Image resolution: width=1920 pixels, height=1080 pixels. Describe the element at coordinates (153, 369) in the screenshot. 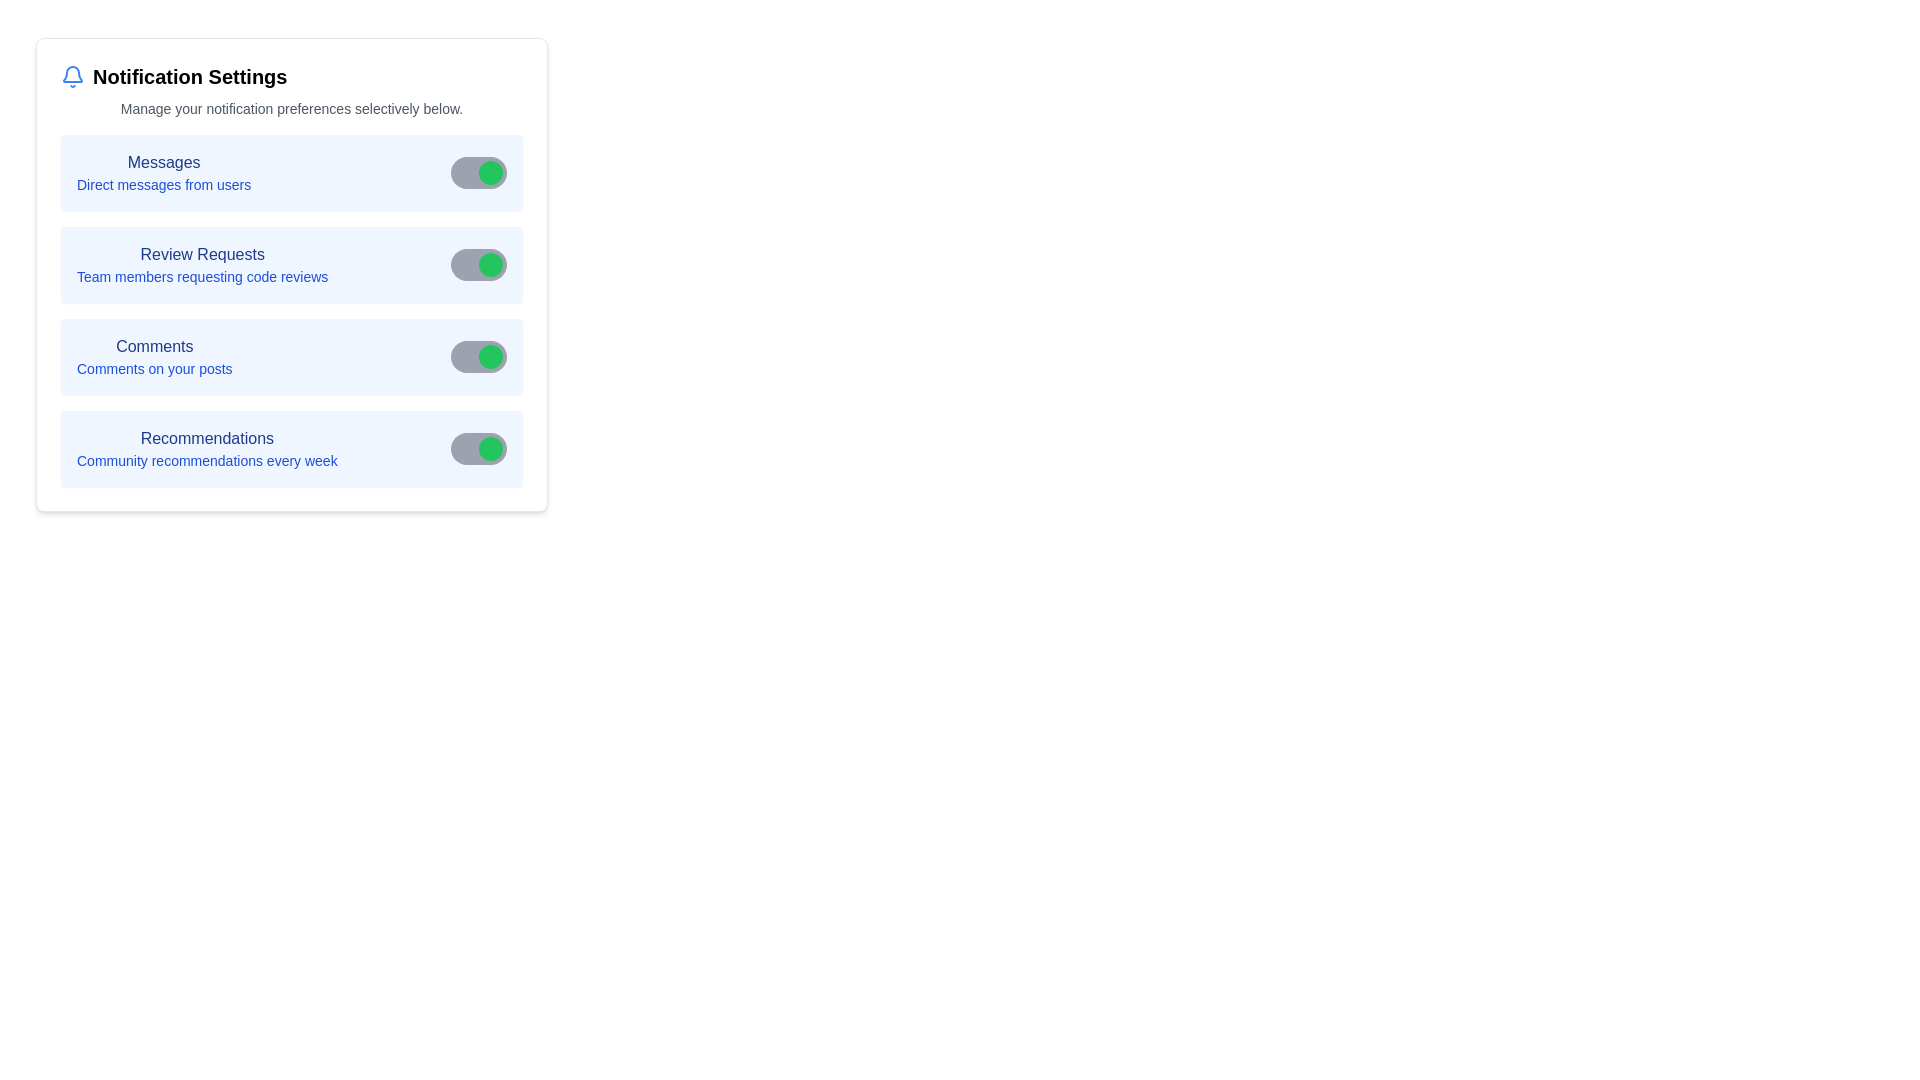

I see `the text label that provides additional detail for the 'Comments' notification setting, located below the 'Comments' text in a light blue section` at that location.